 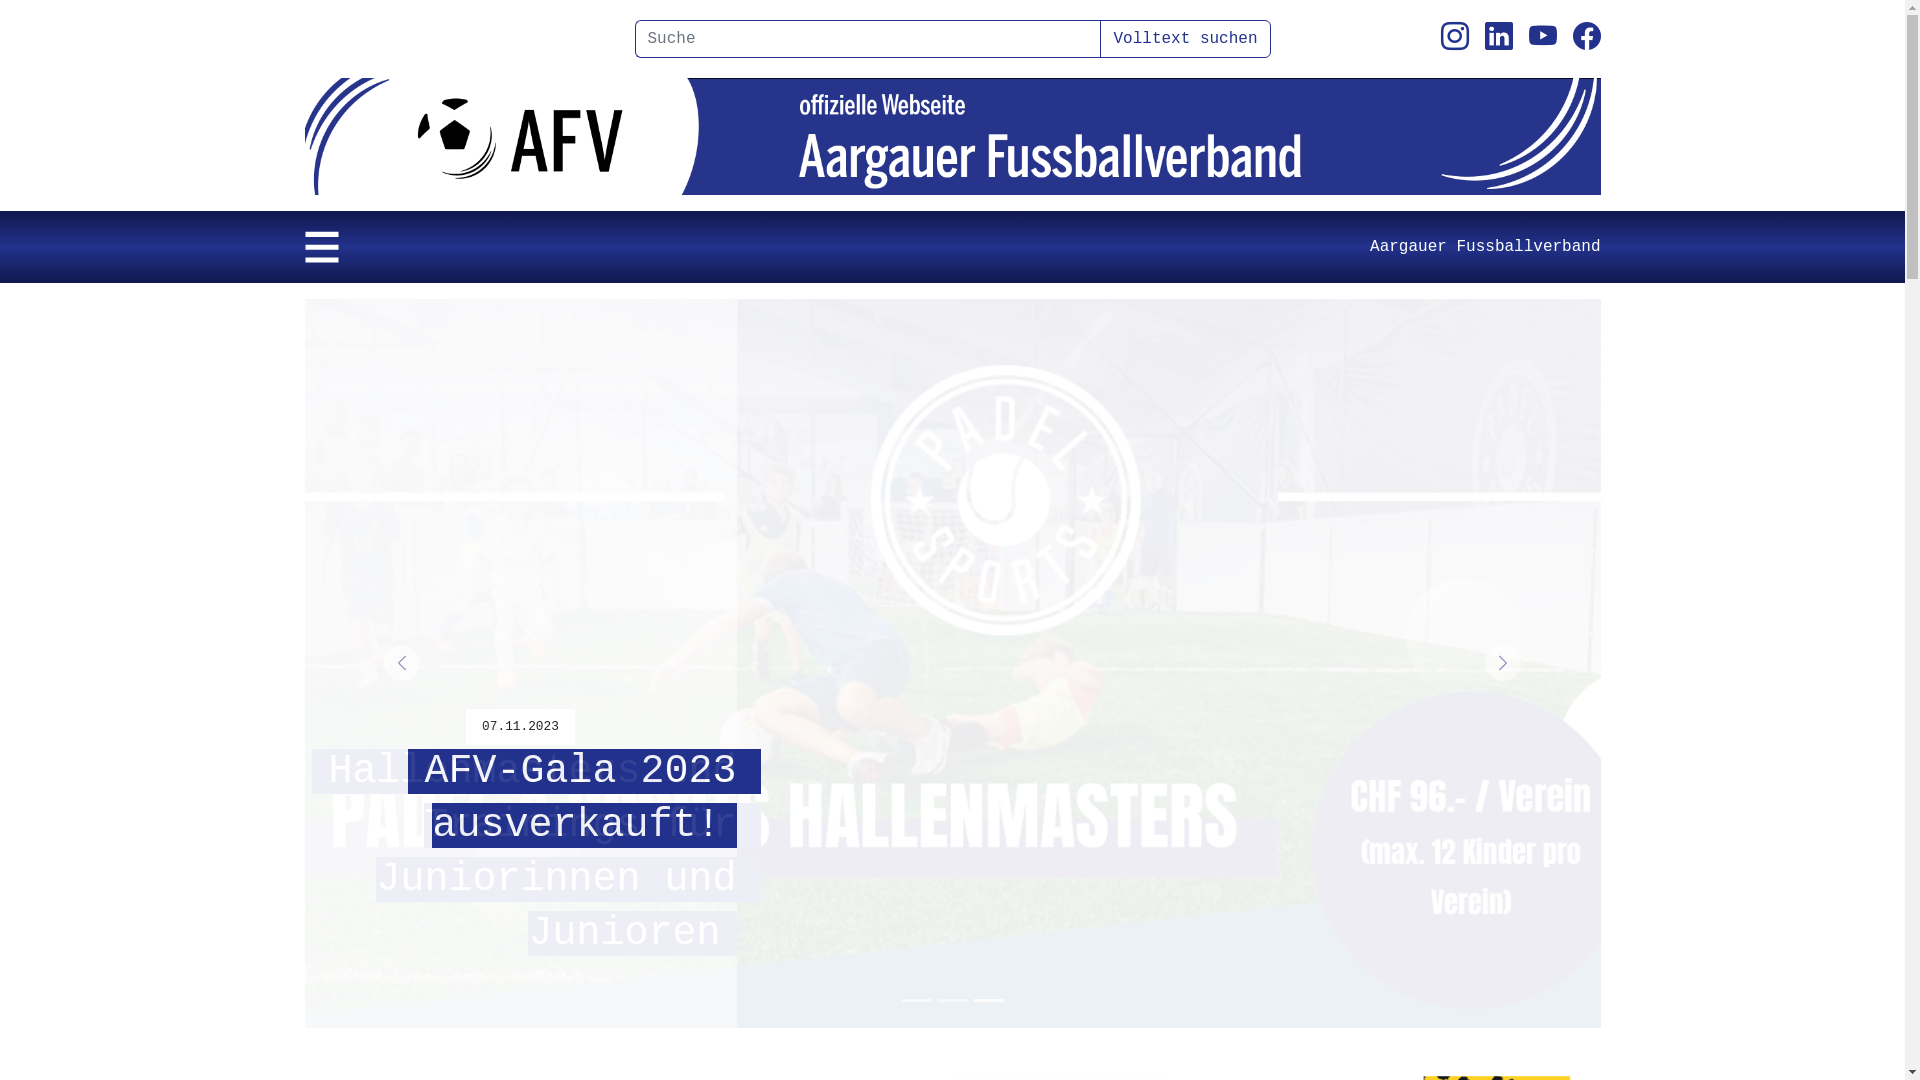 I want to click on 'Volltext suchen', so click(x=1185, y=38).